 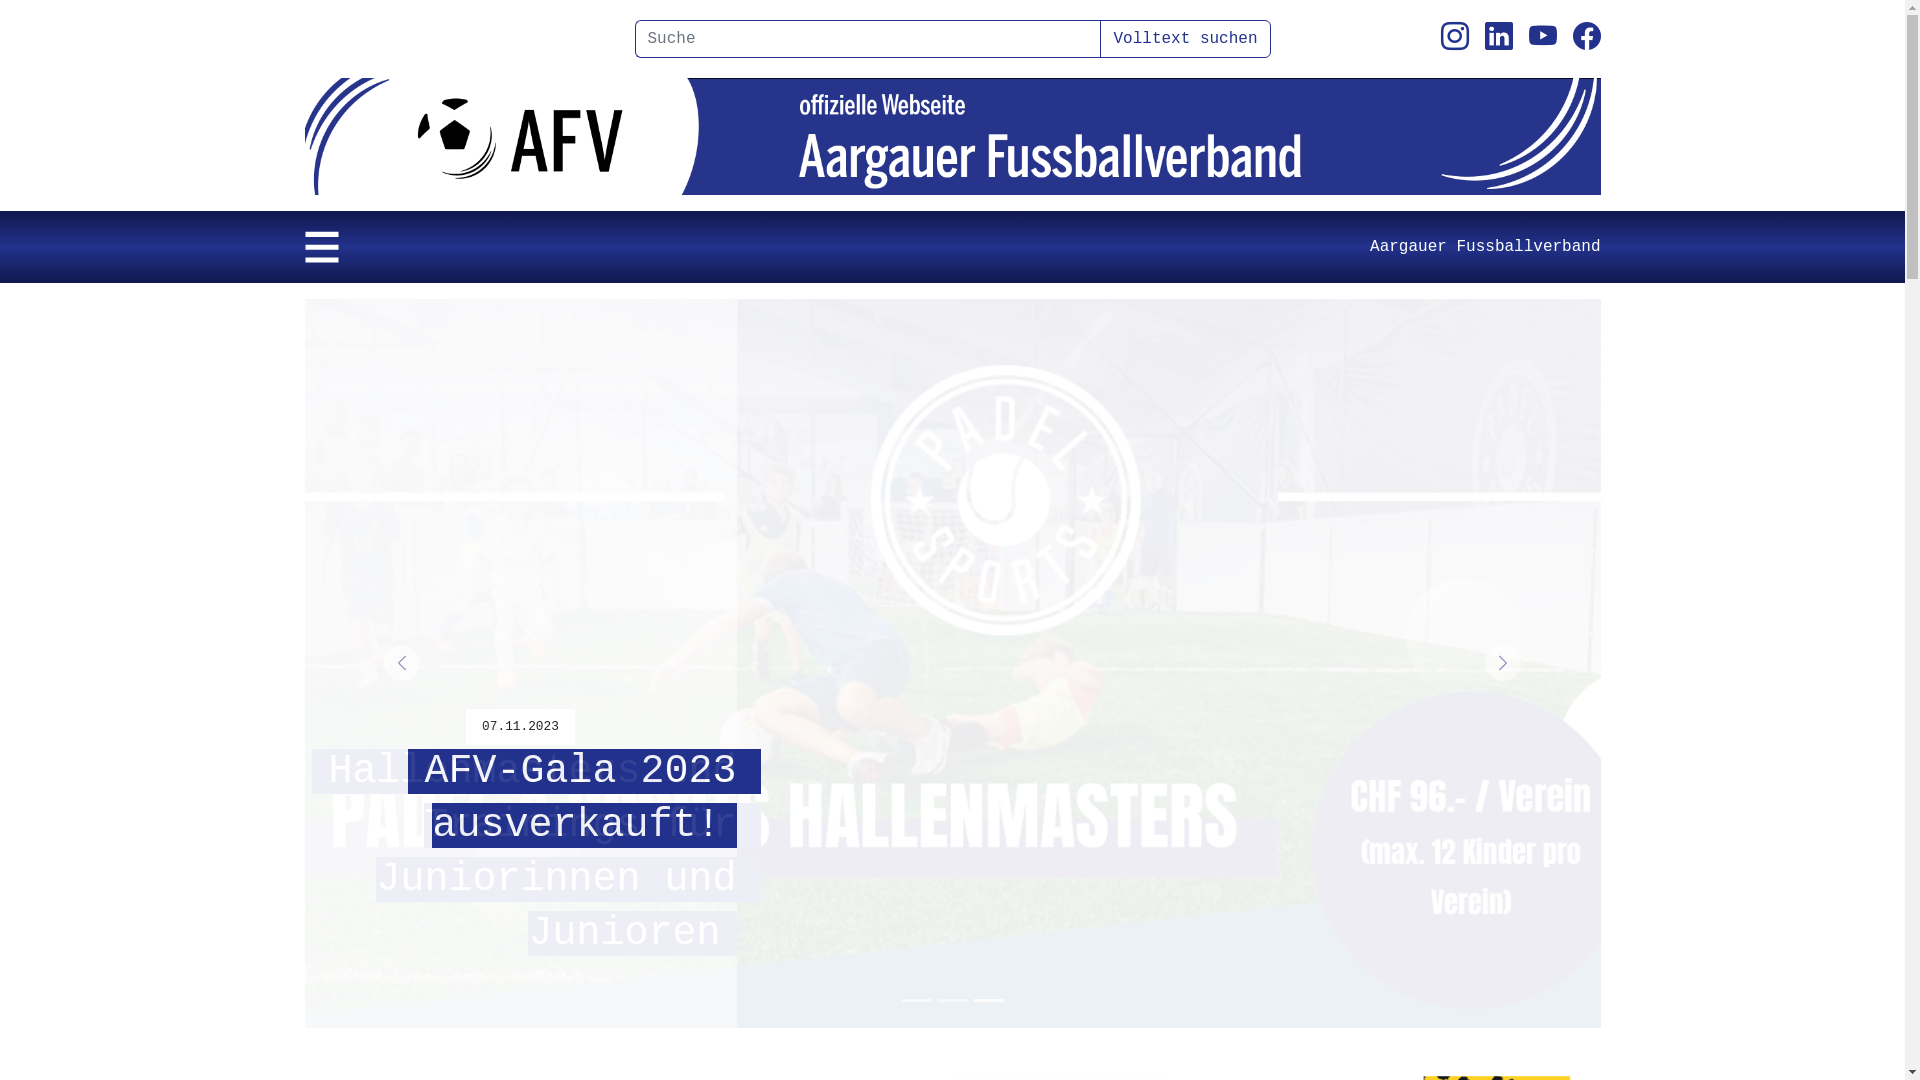 I want to click on 'Volltext suchen', so click(x=1185, y=38).